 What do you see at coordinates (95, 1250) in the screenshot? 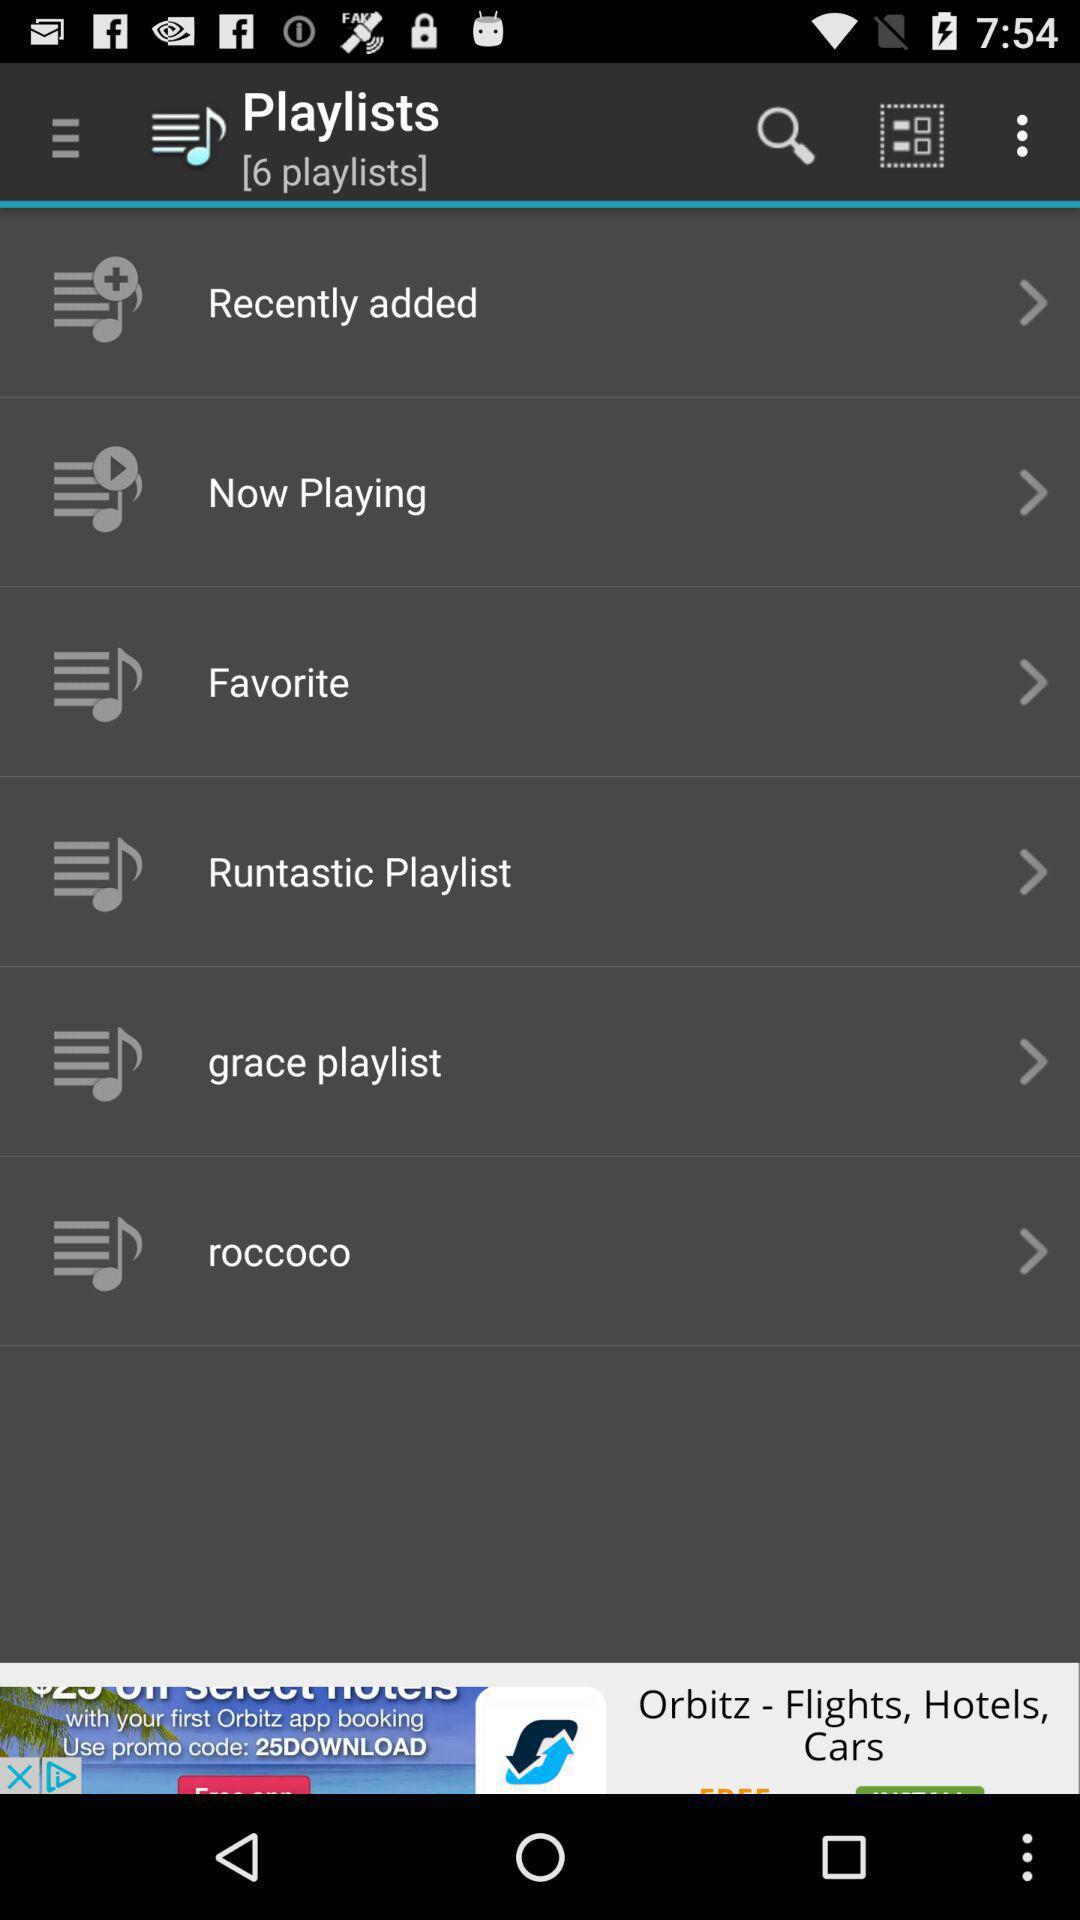
I see `last music icon` at bounding box center [95, 1250].